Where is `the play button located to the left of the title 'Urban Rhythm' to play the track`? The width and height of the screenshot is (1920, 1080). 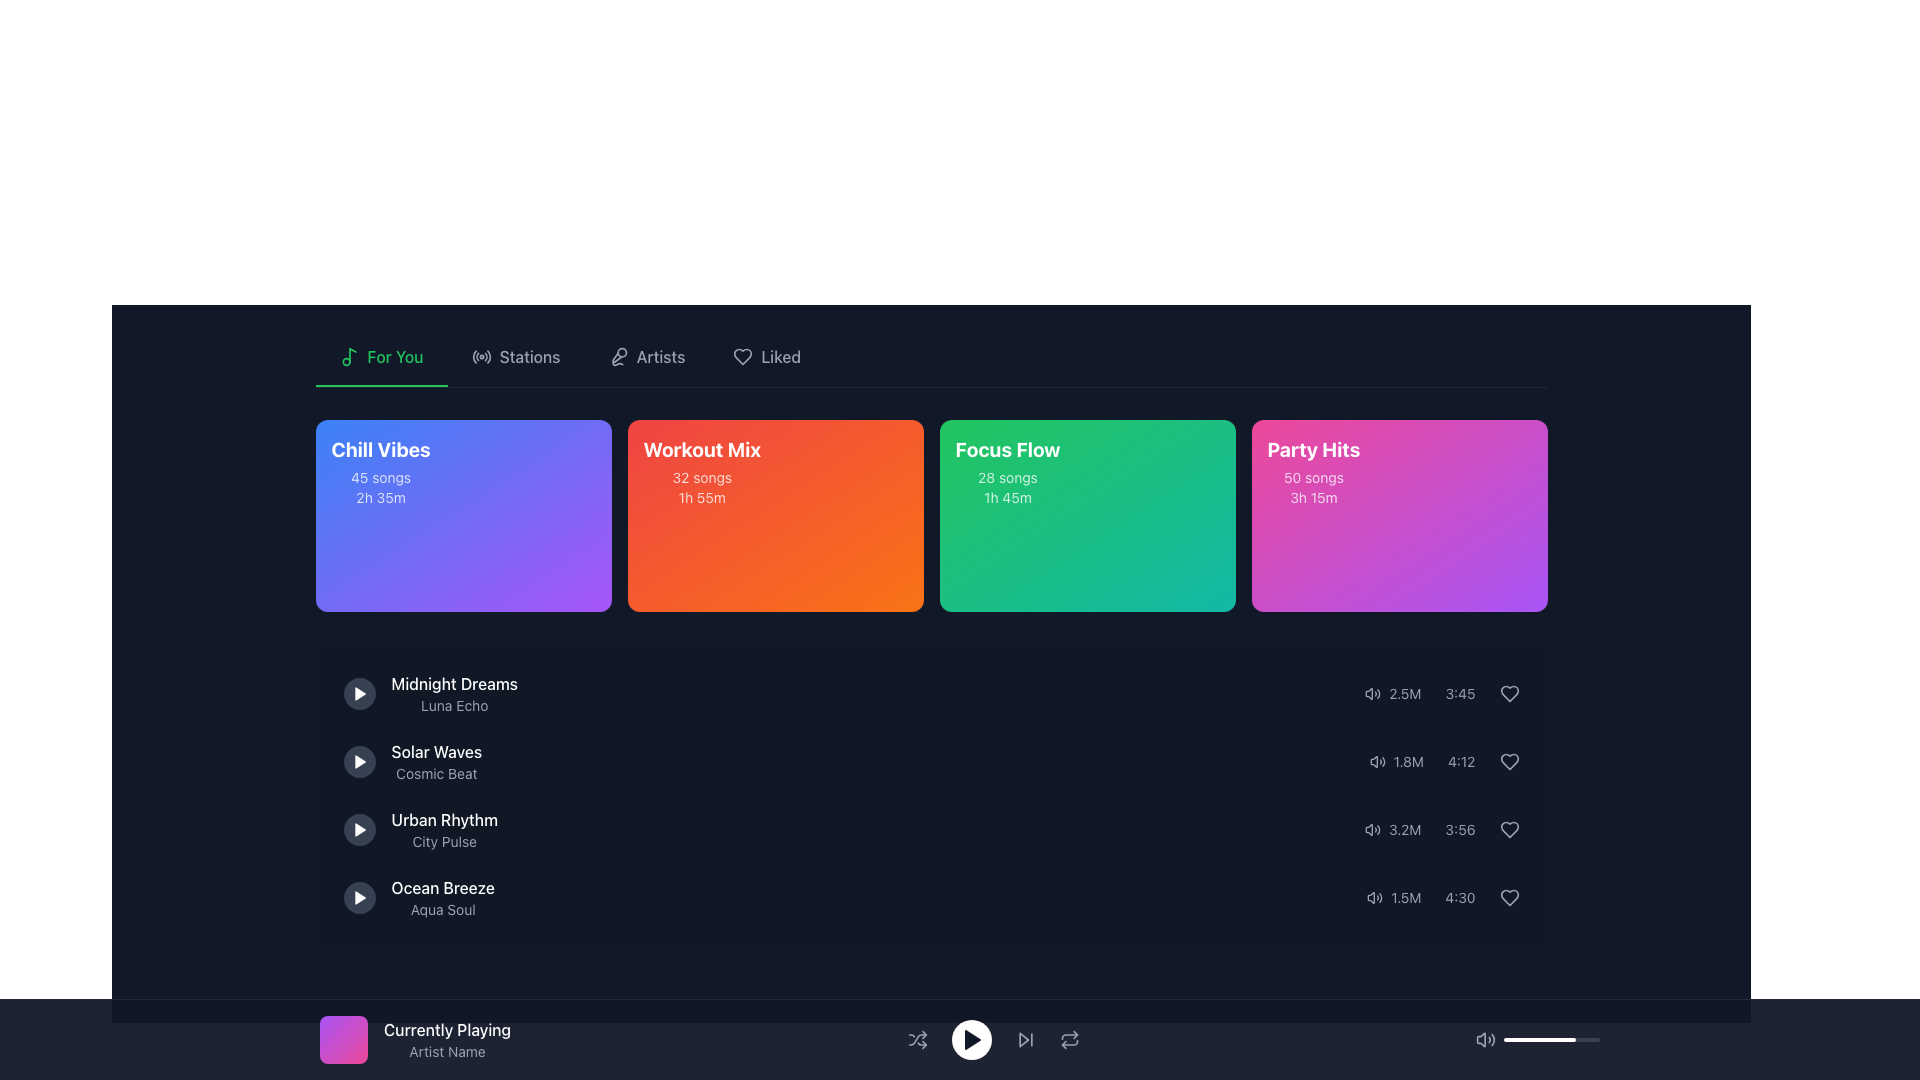
the play button located to the left of the title 'Urban Rhythm' to play the track is located at coordinates (359, 829).